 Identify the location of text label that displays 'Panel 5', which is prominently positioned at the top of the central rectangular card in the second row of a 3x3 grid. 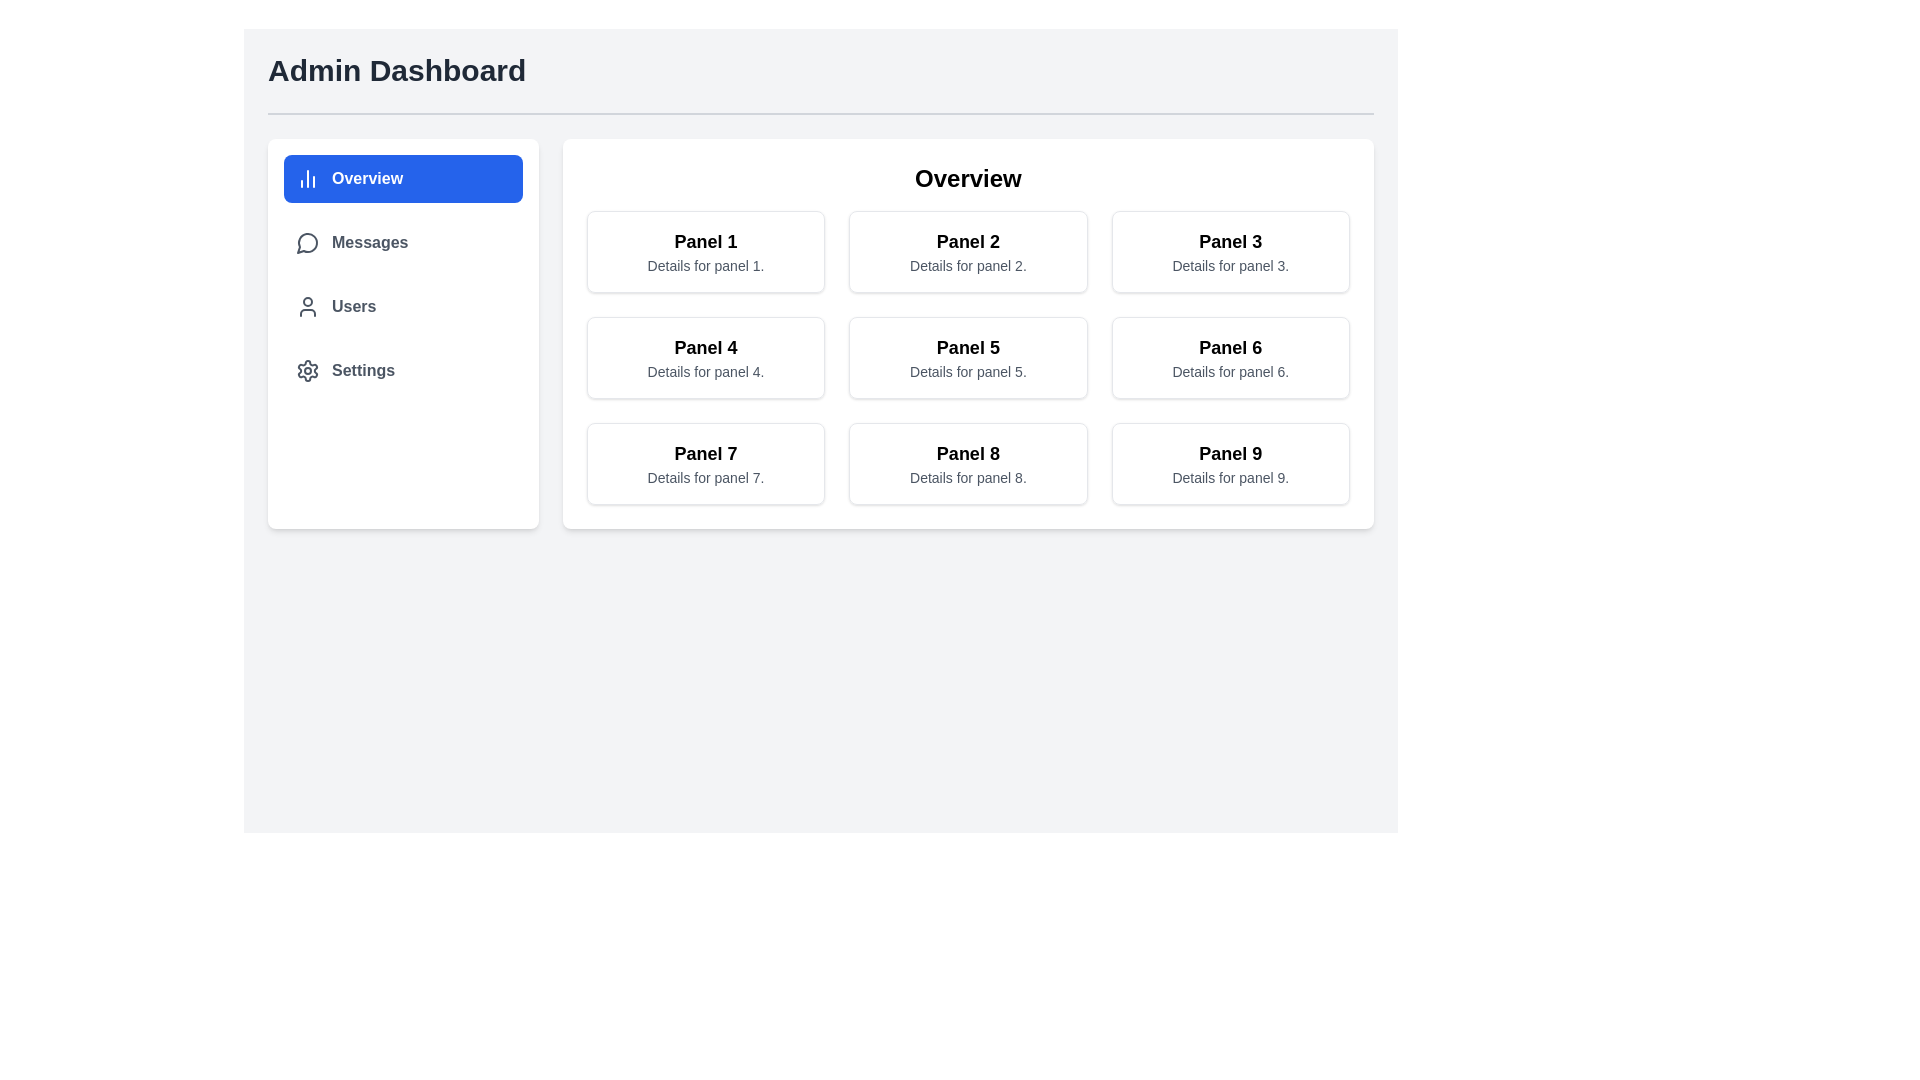
(968, 346).